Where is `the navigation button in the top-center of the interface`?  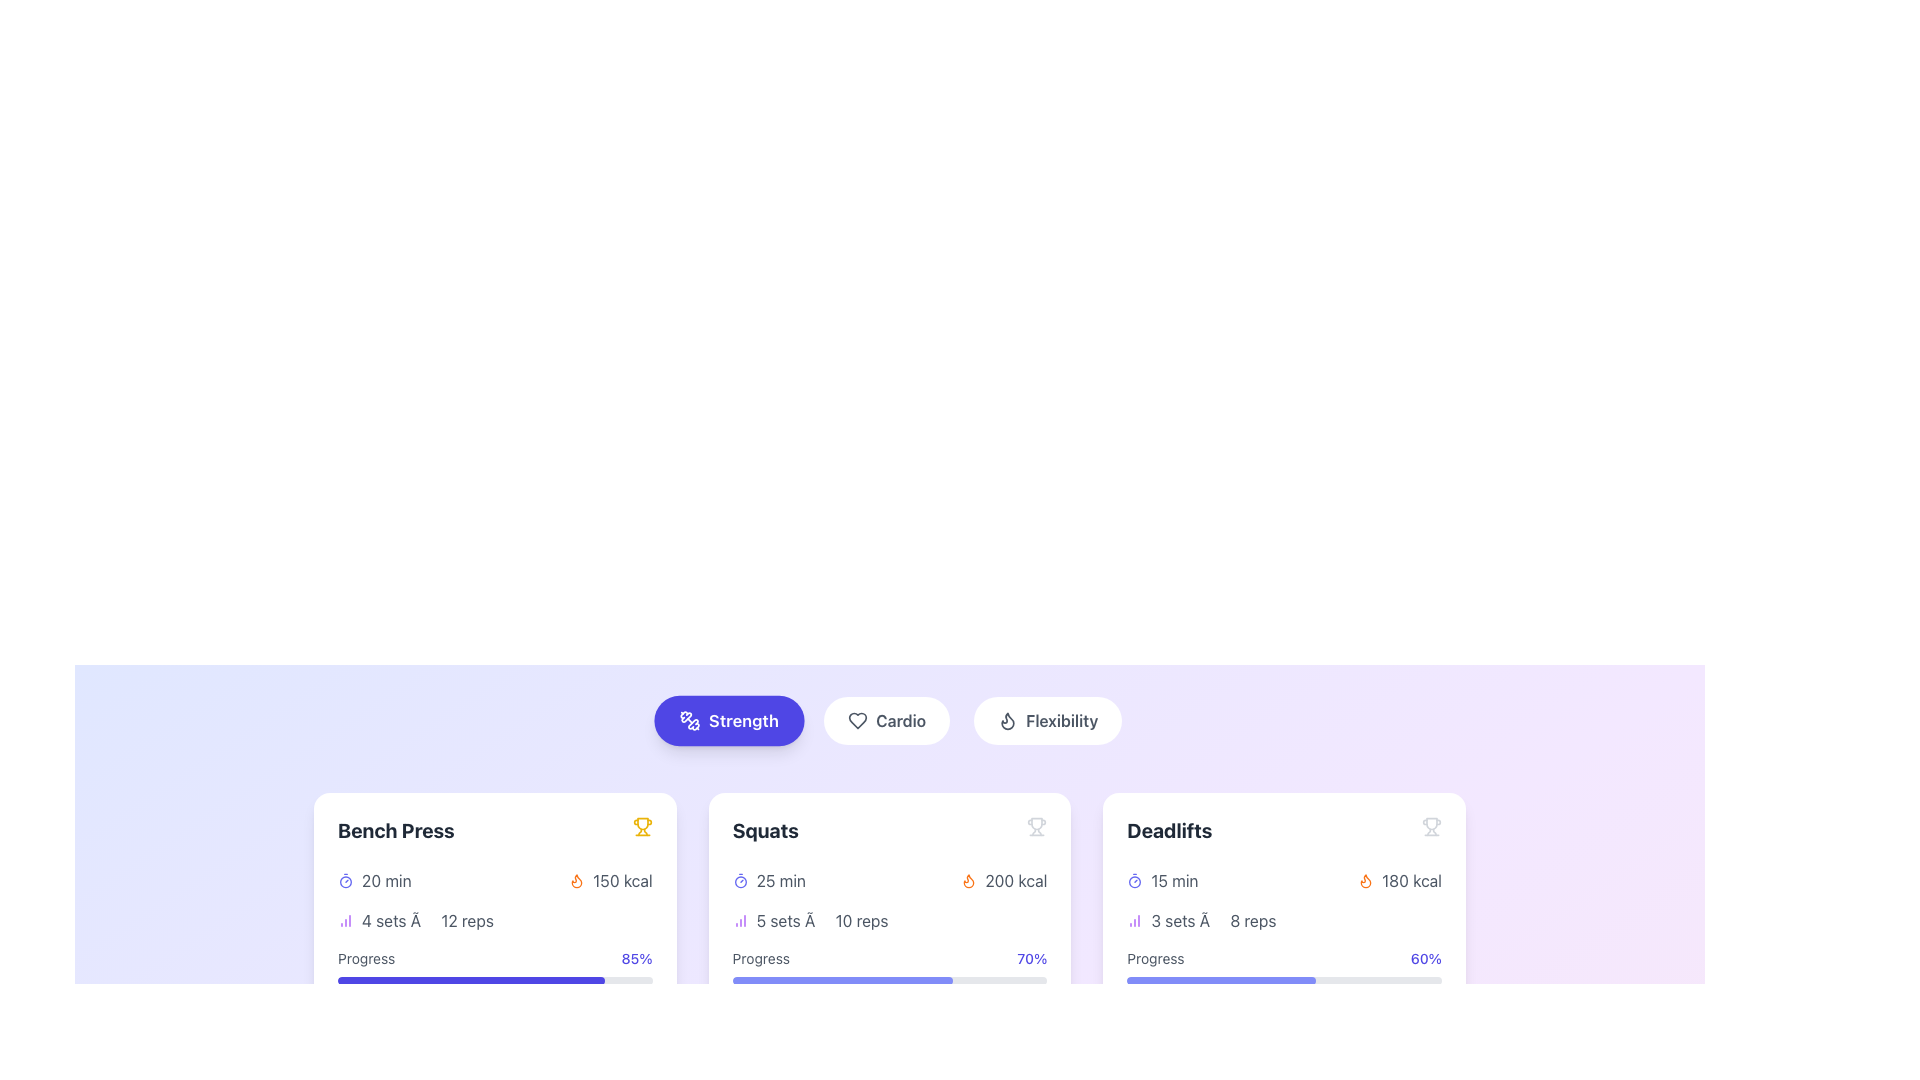
the navigation button in the top-center of the interface is located at coordinates (888, 721).